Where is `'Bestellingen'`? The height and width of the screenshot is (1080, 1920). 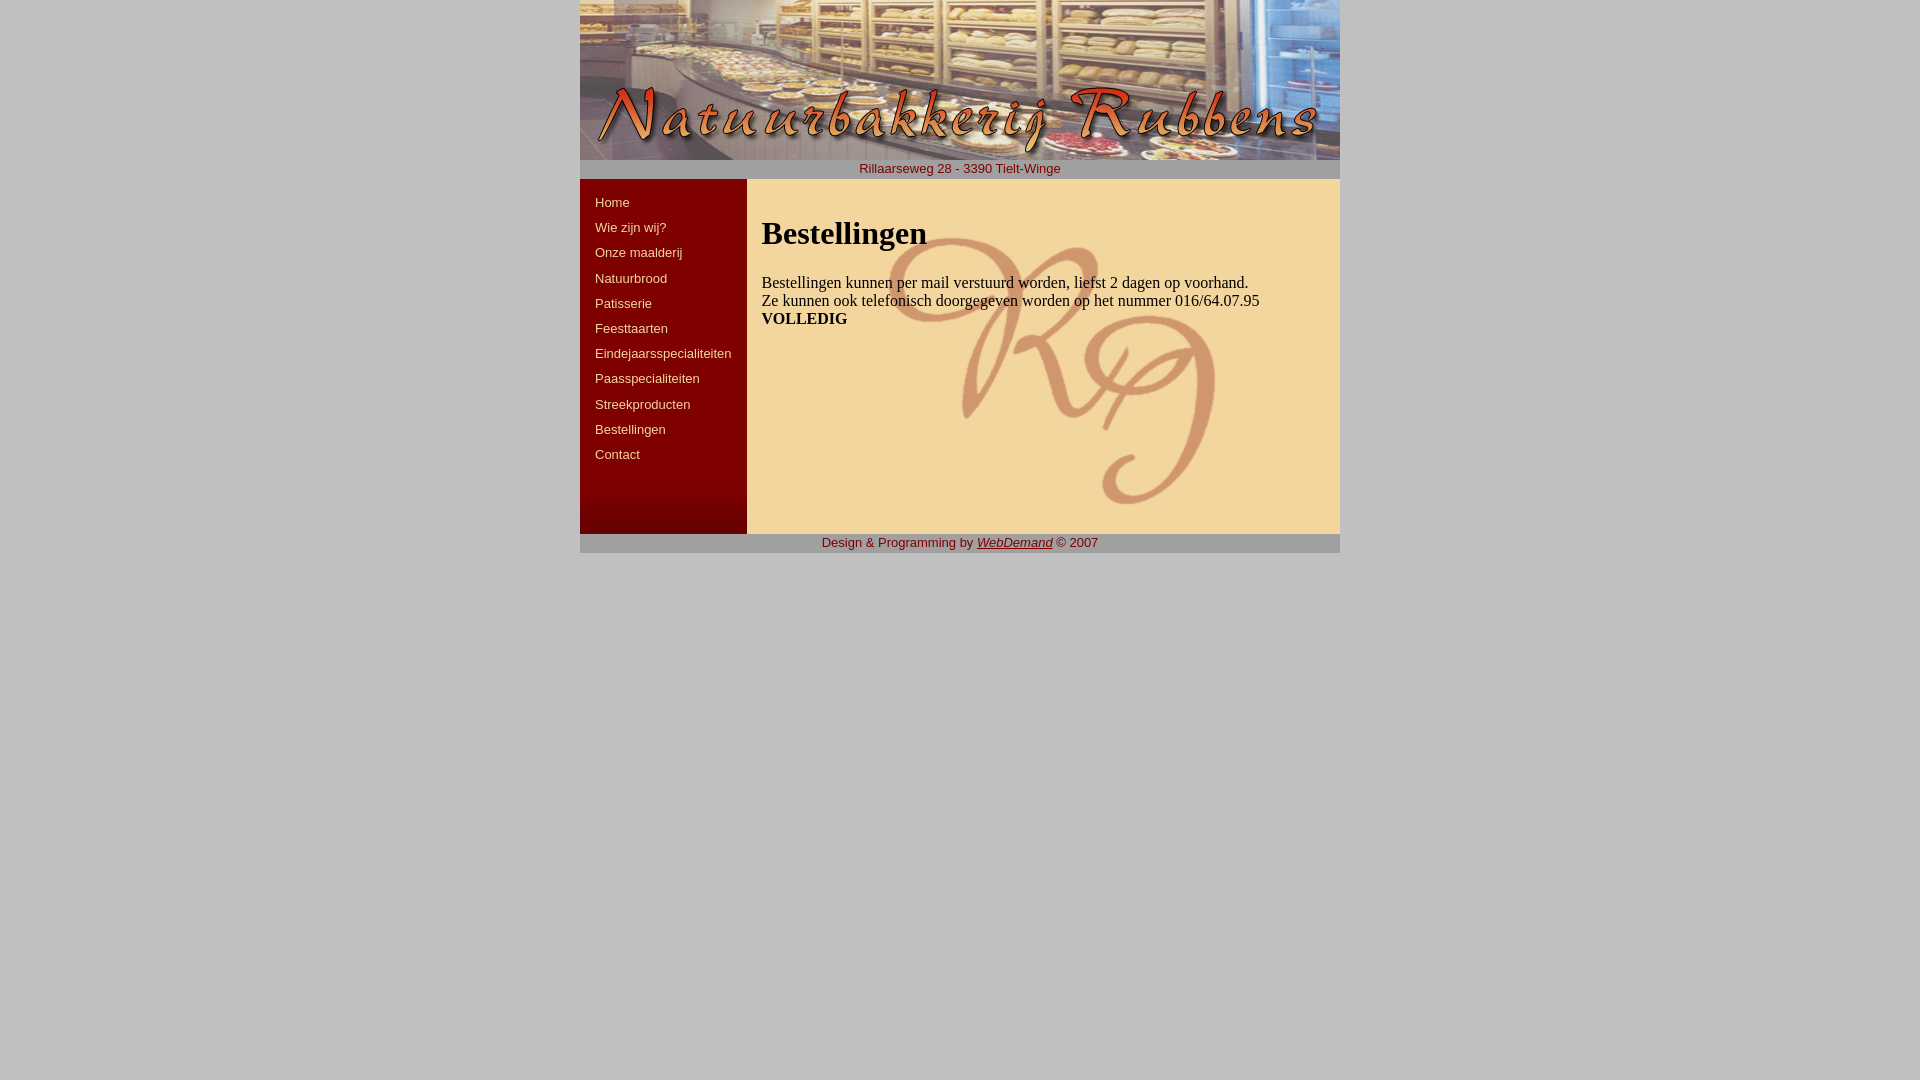
'Bestellingen' is located at coordinates (629, 428).